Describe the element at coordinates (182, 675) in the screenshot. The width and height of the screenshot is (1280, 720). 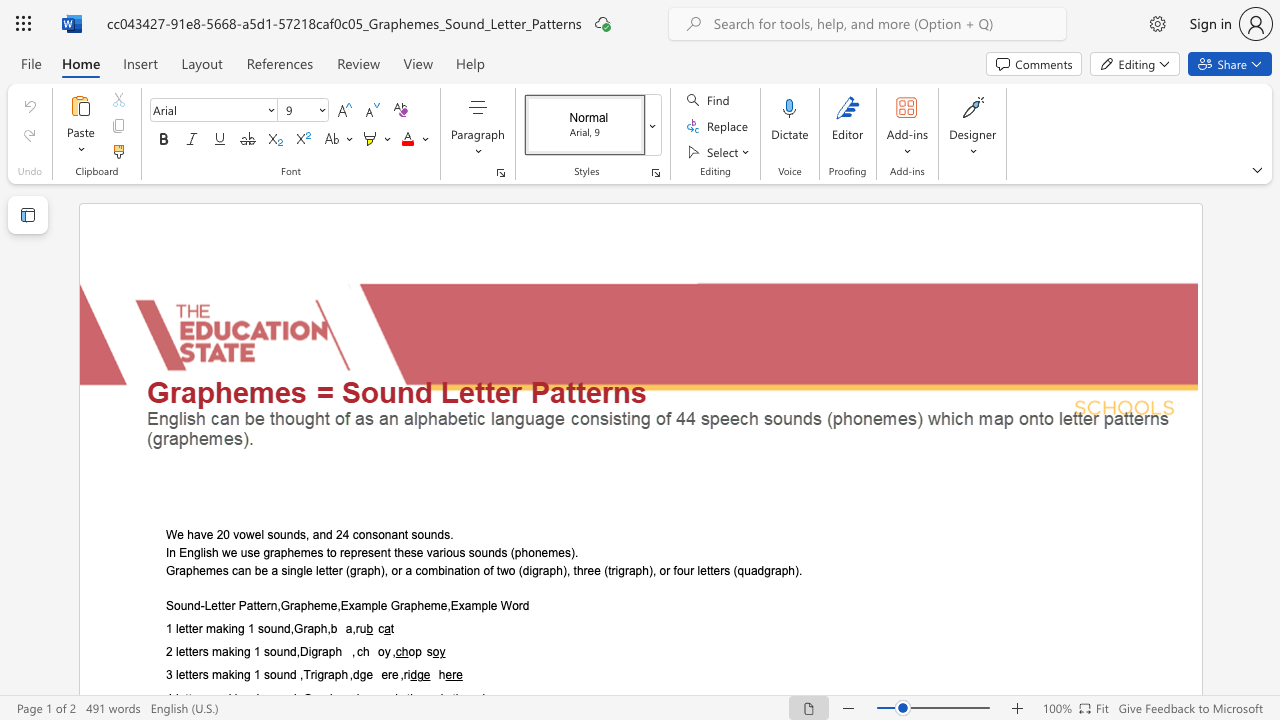
I see `the 1th character "e" in the text` at that location.